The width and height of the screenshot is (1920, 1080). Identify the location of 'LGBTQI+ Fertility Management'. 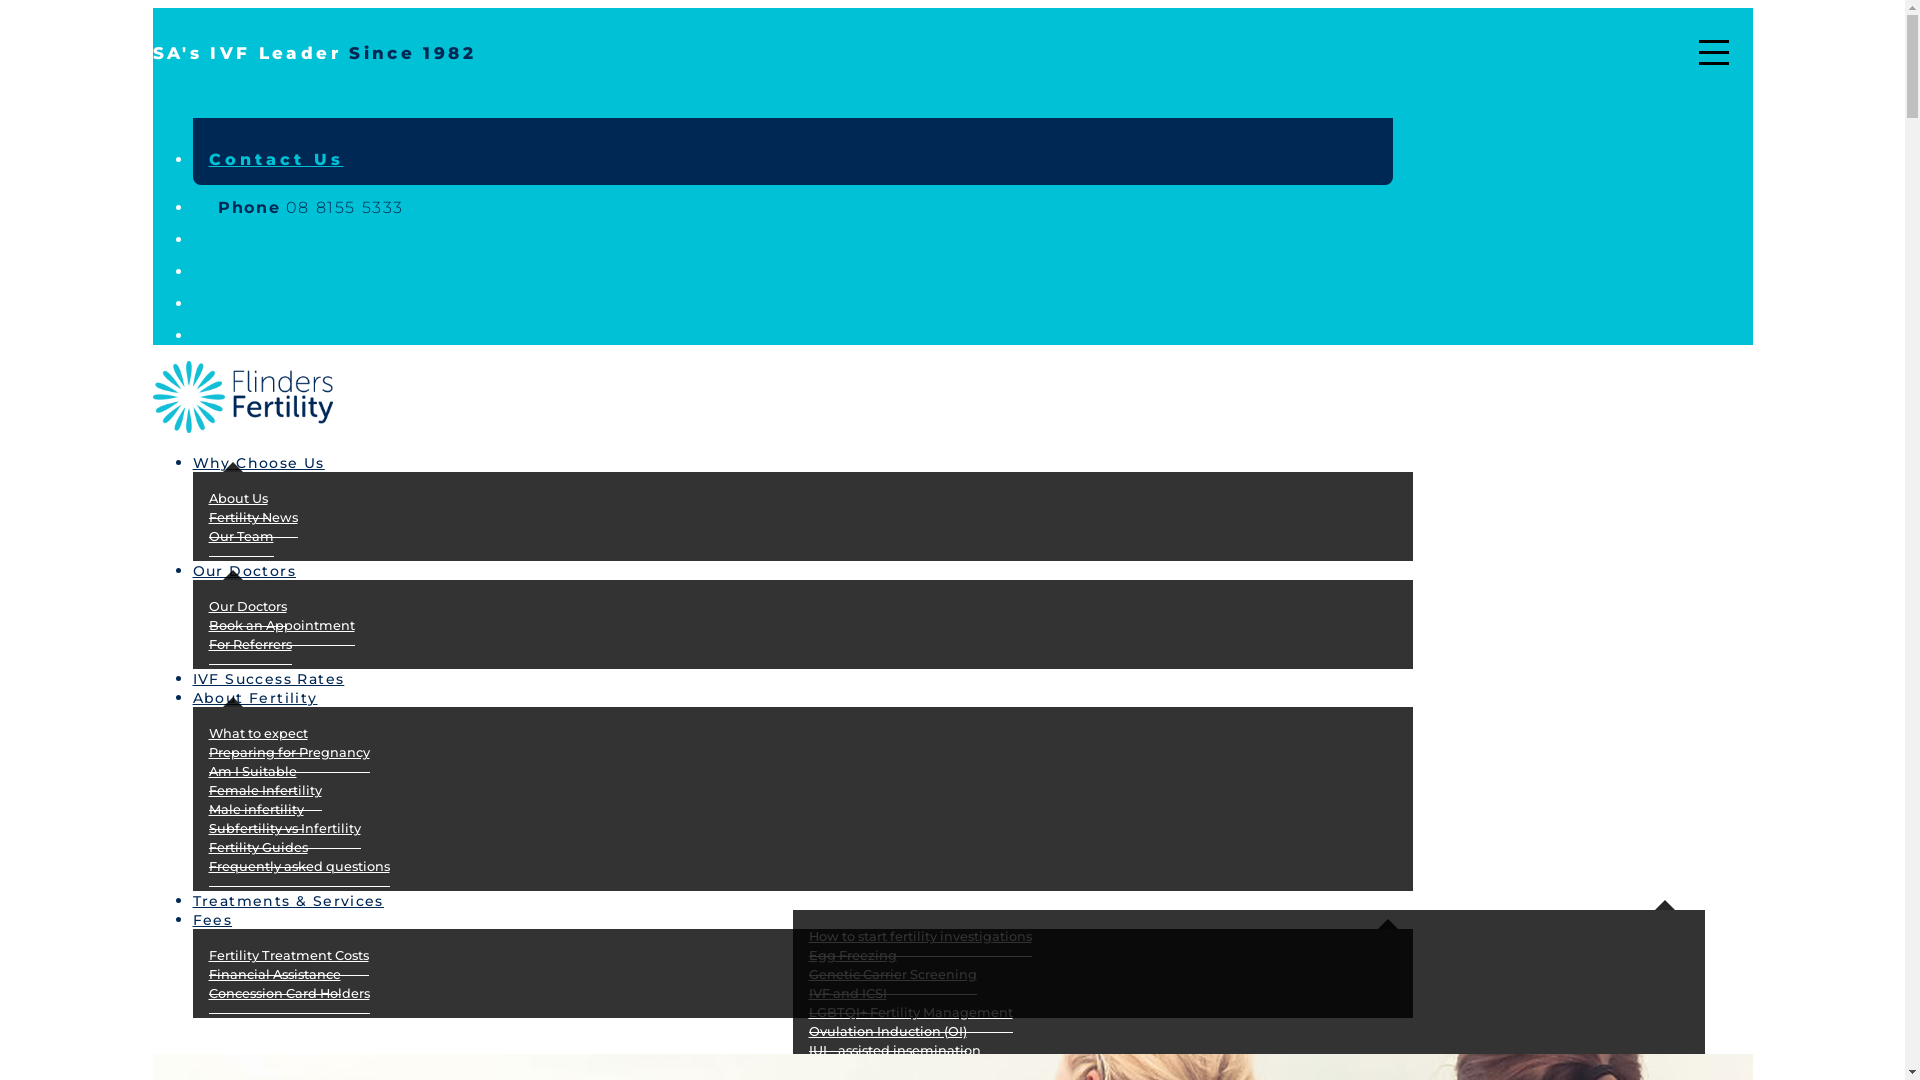
(909, 1013).